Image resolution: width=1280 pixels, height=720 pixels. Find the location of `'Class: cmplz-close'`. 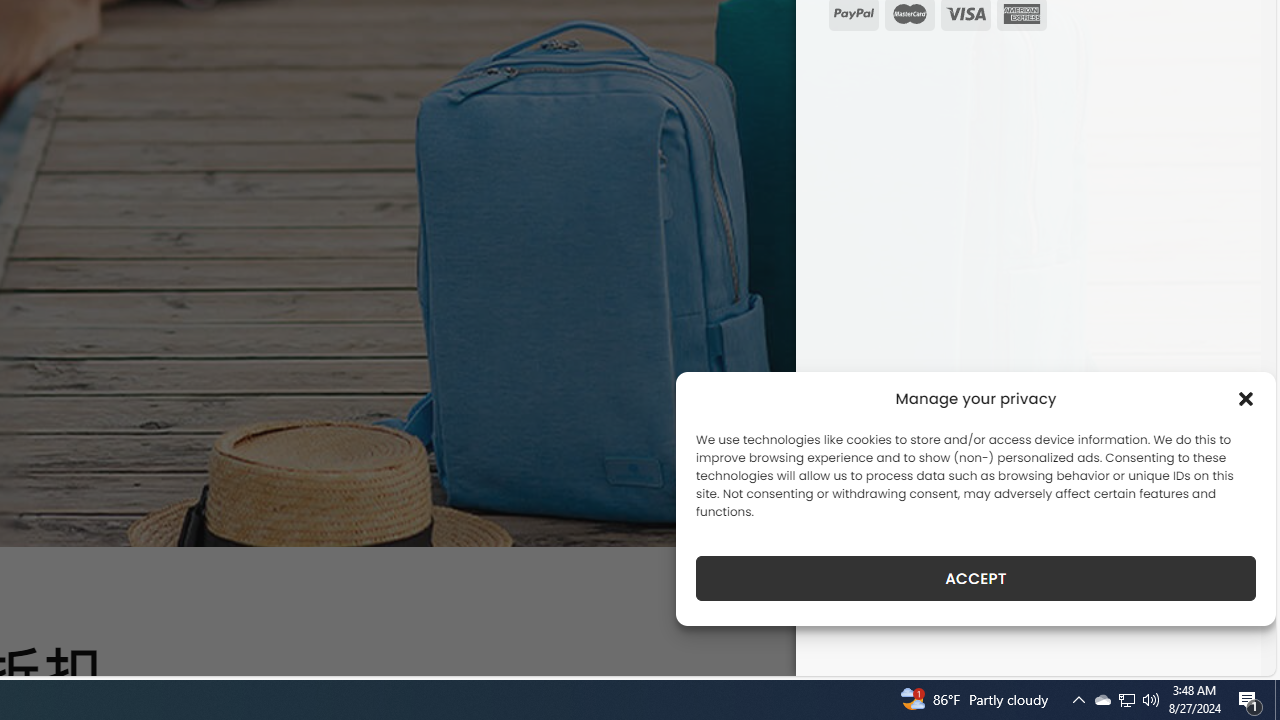

'Class: cmplz-close' is located at coordinates (1245, 398).